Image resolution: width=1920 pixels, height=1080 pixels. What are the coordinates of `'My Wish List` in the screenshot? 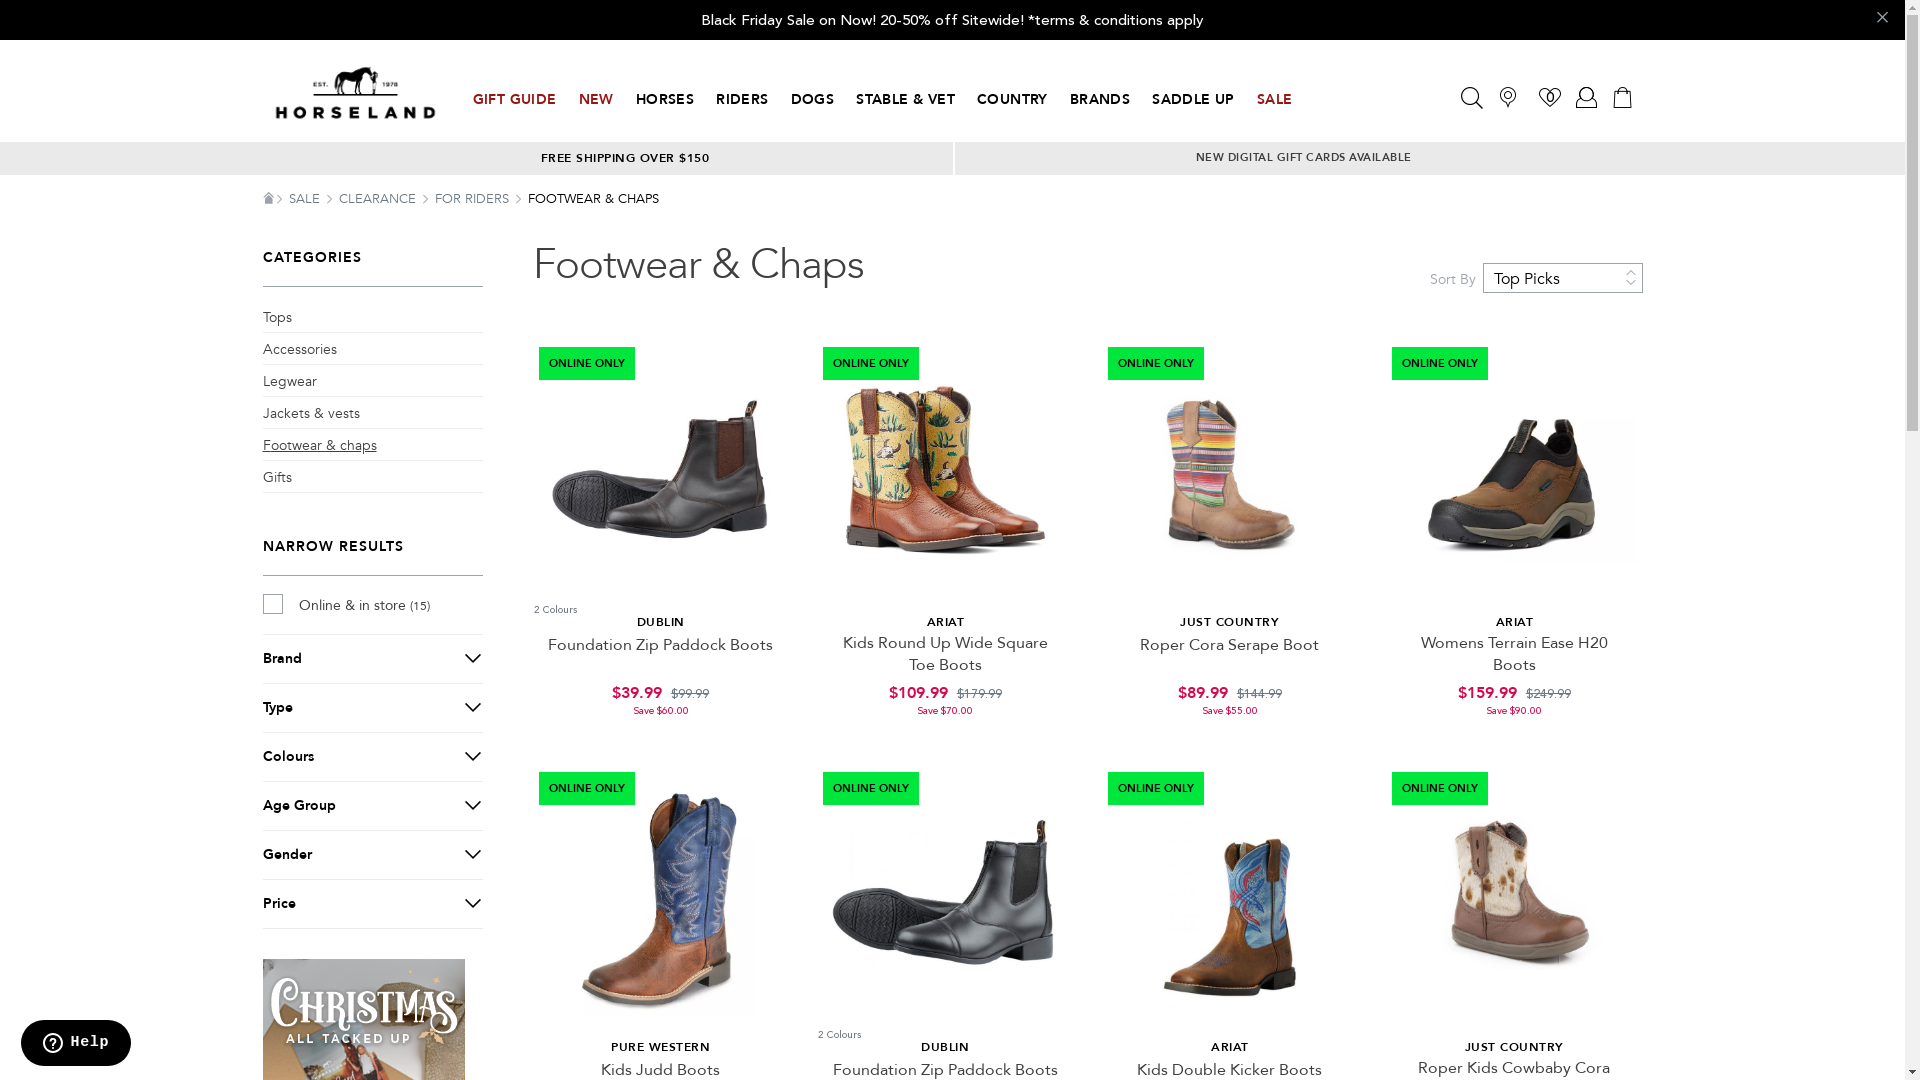 It's located at (1549, 96).